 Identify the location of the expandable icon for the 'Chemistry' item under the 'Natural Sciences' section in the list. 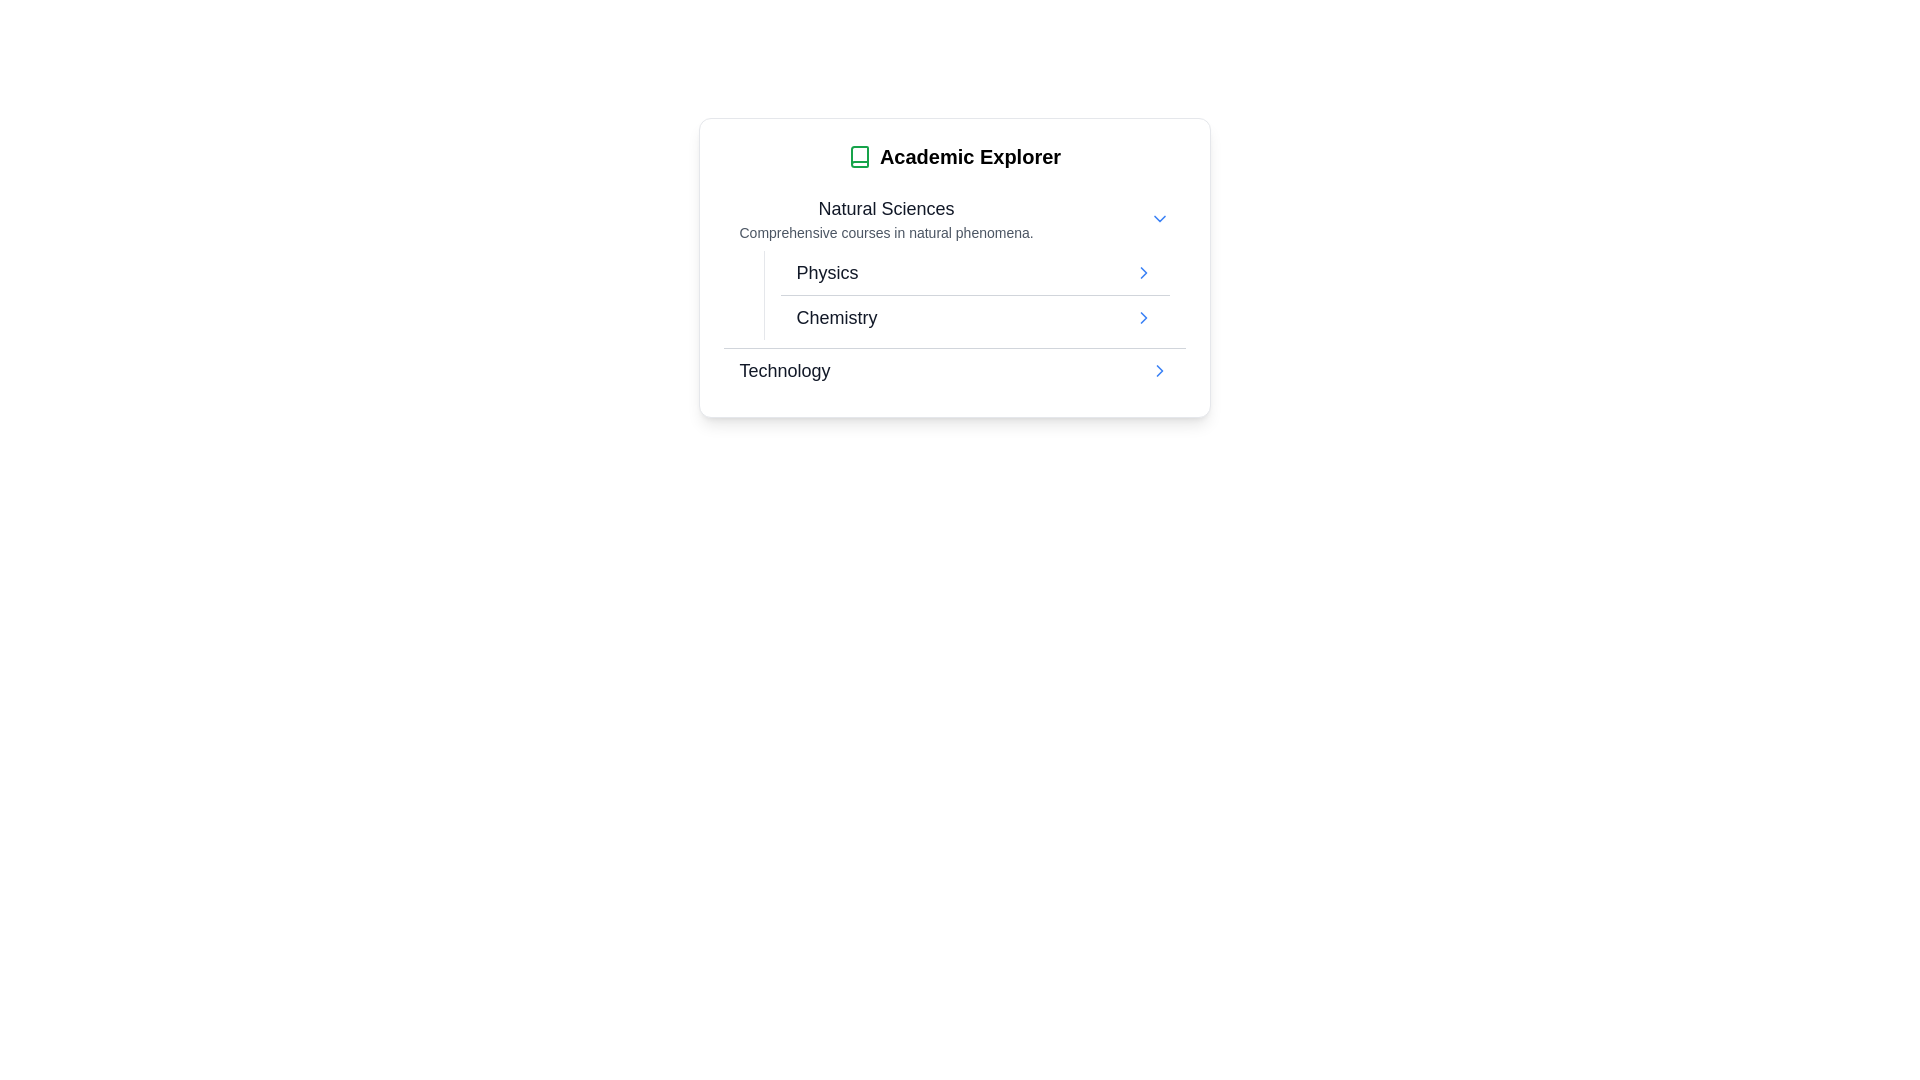
(1143, 316).